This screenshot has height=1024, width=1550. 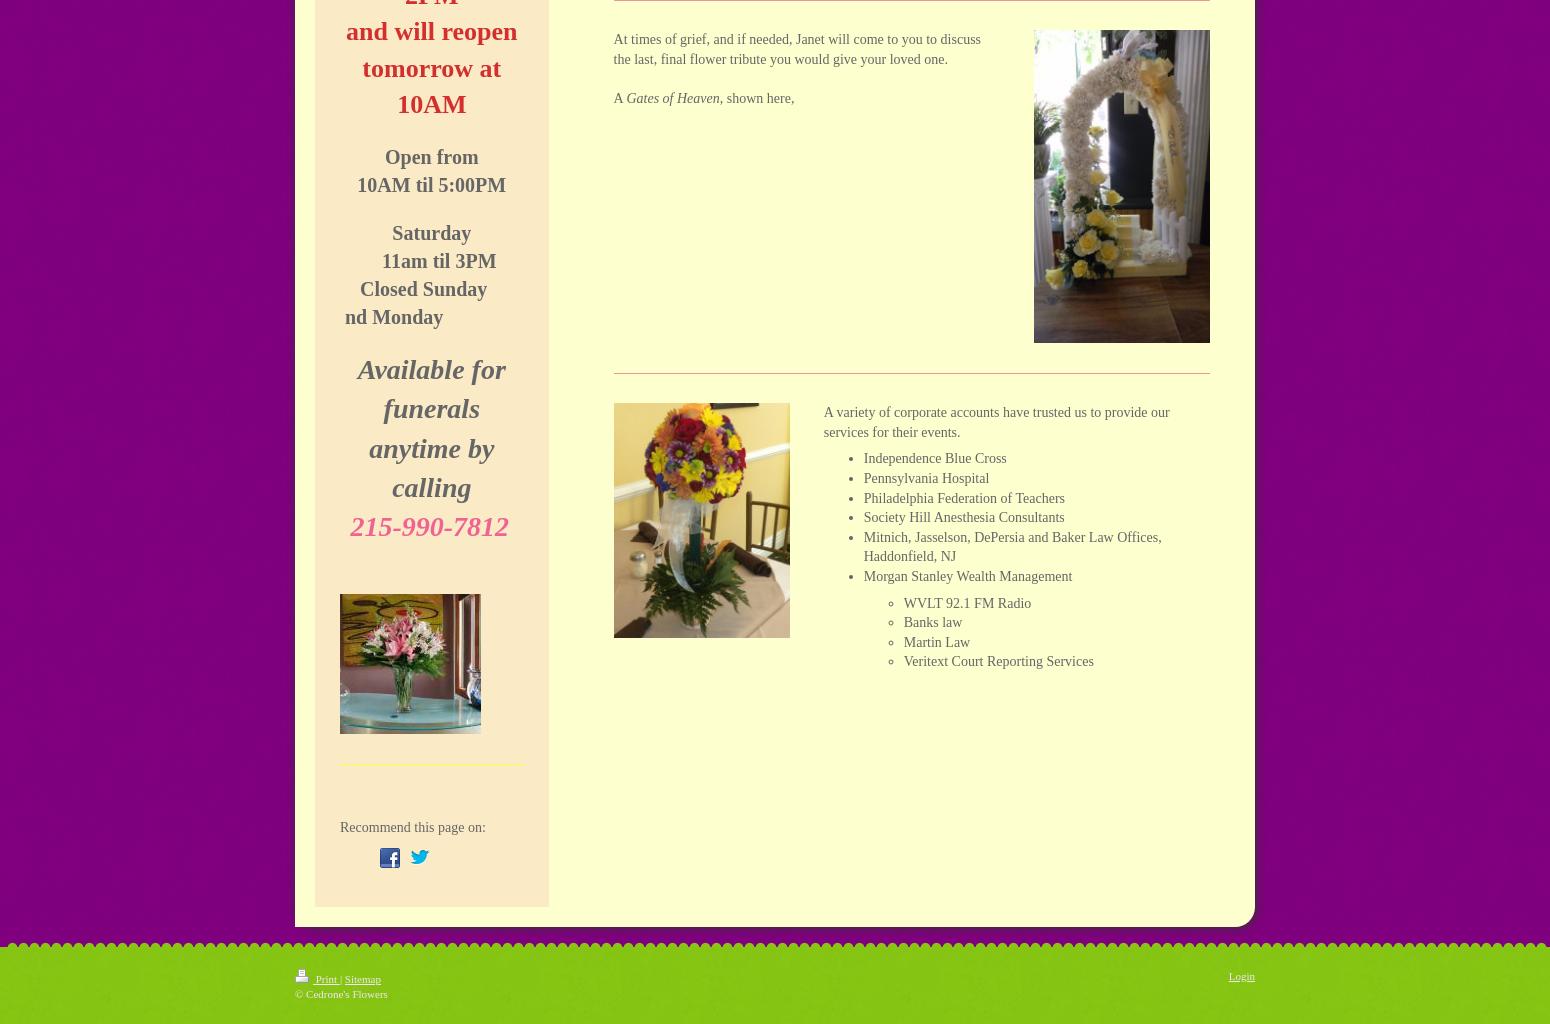 What do you see at coordinates (962, 496) in the screenshot?
I see `'Philadelphia Federation of Teachers'` at bounding box center [962, 496].